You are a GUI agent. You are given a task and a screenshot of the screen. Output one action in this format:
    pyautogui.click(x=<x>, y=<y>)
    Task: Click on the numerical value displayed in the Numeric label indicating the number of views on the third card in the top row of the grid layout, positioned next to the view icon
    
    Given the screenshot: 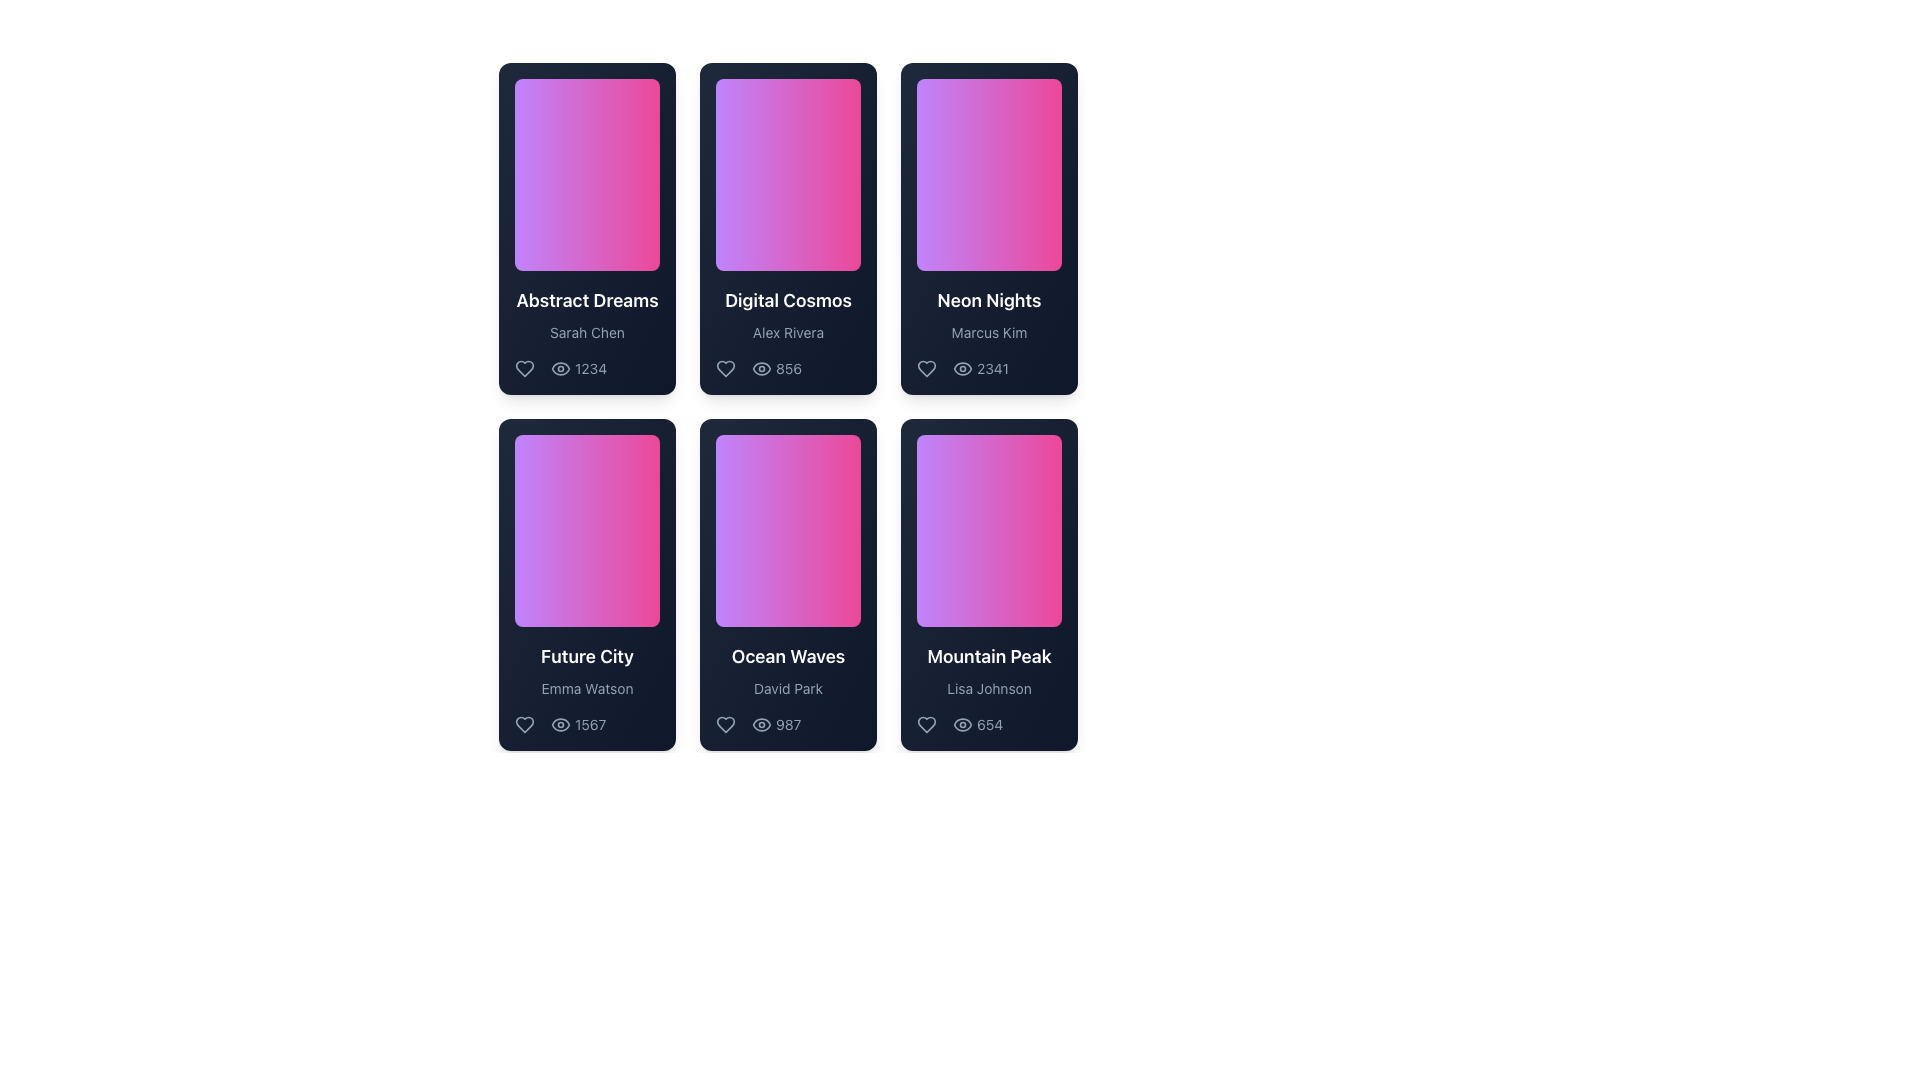 What is the action you would take?
    pyautogui.click(x=989, y=369)
    